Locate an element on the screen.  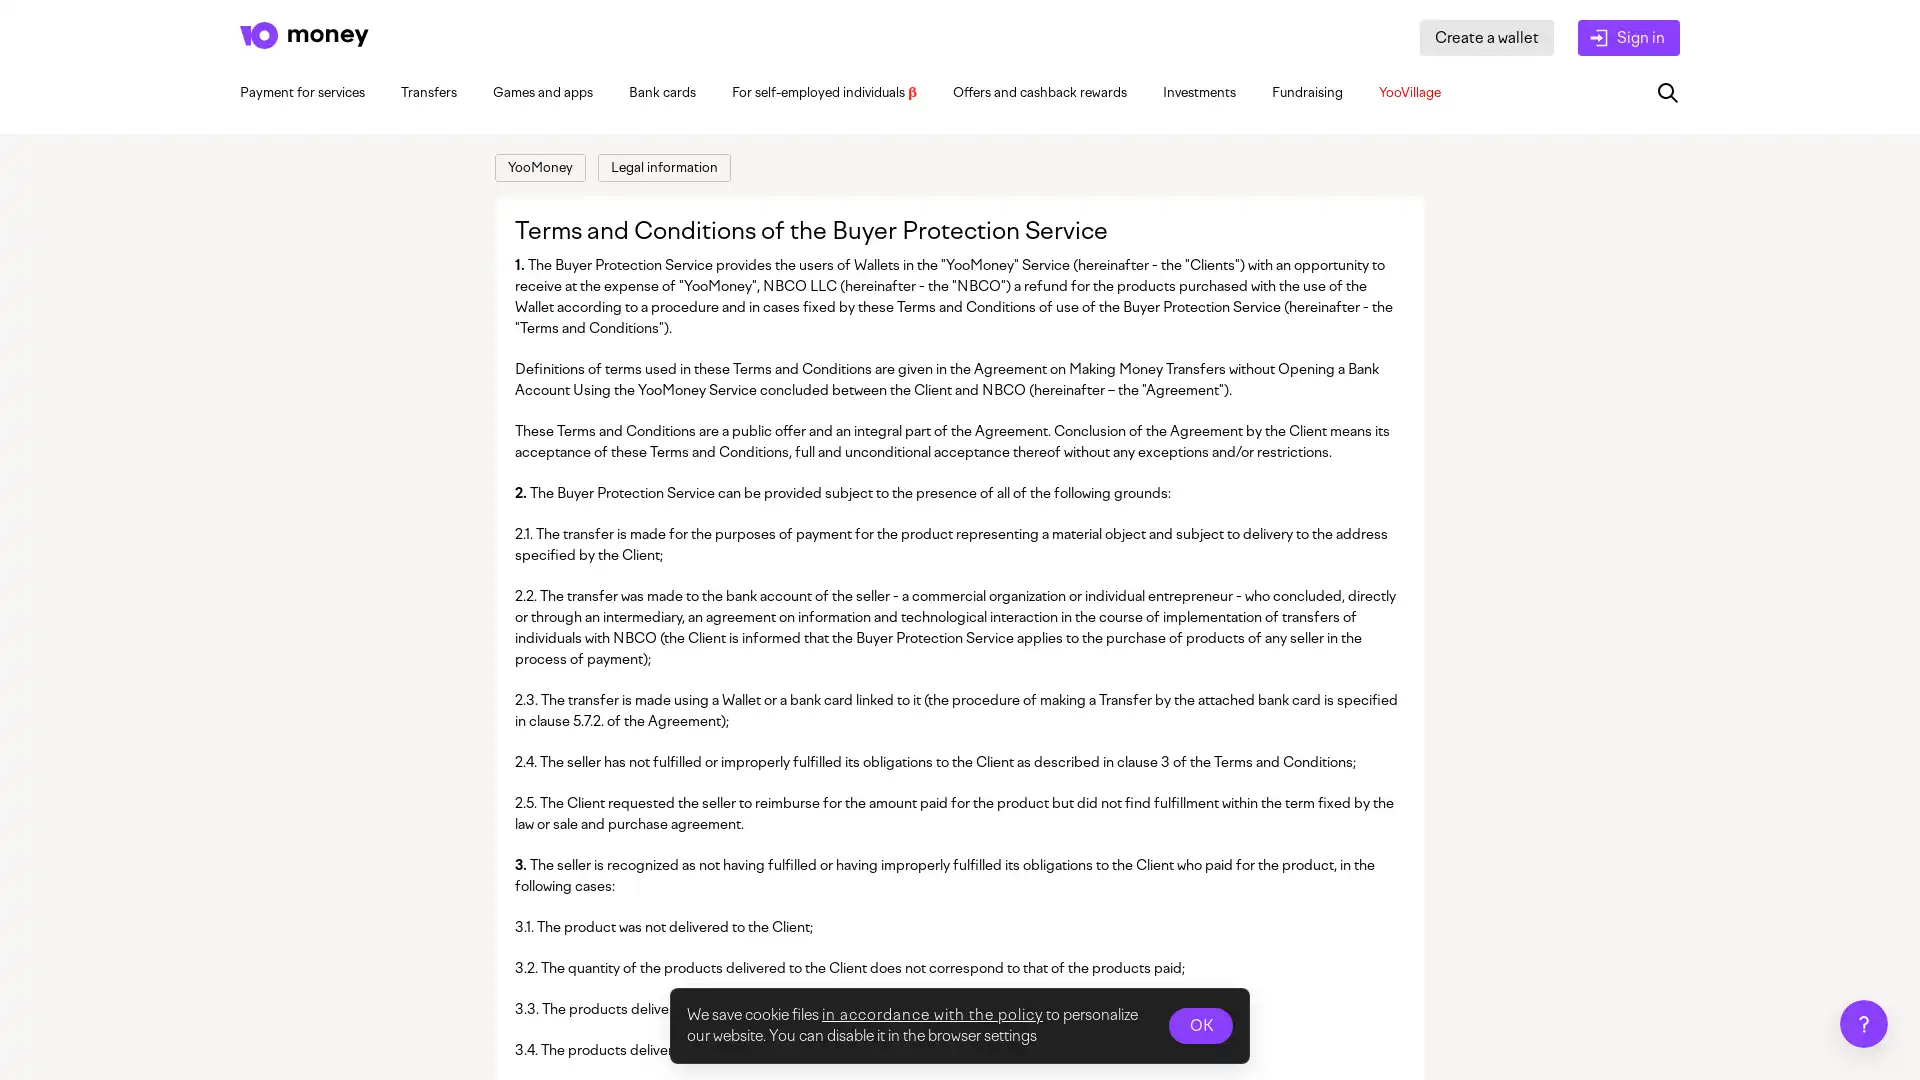
Search button is located at coordinates (1668, 92).